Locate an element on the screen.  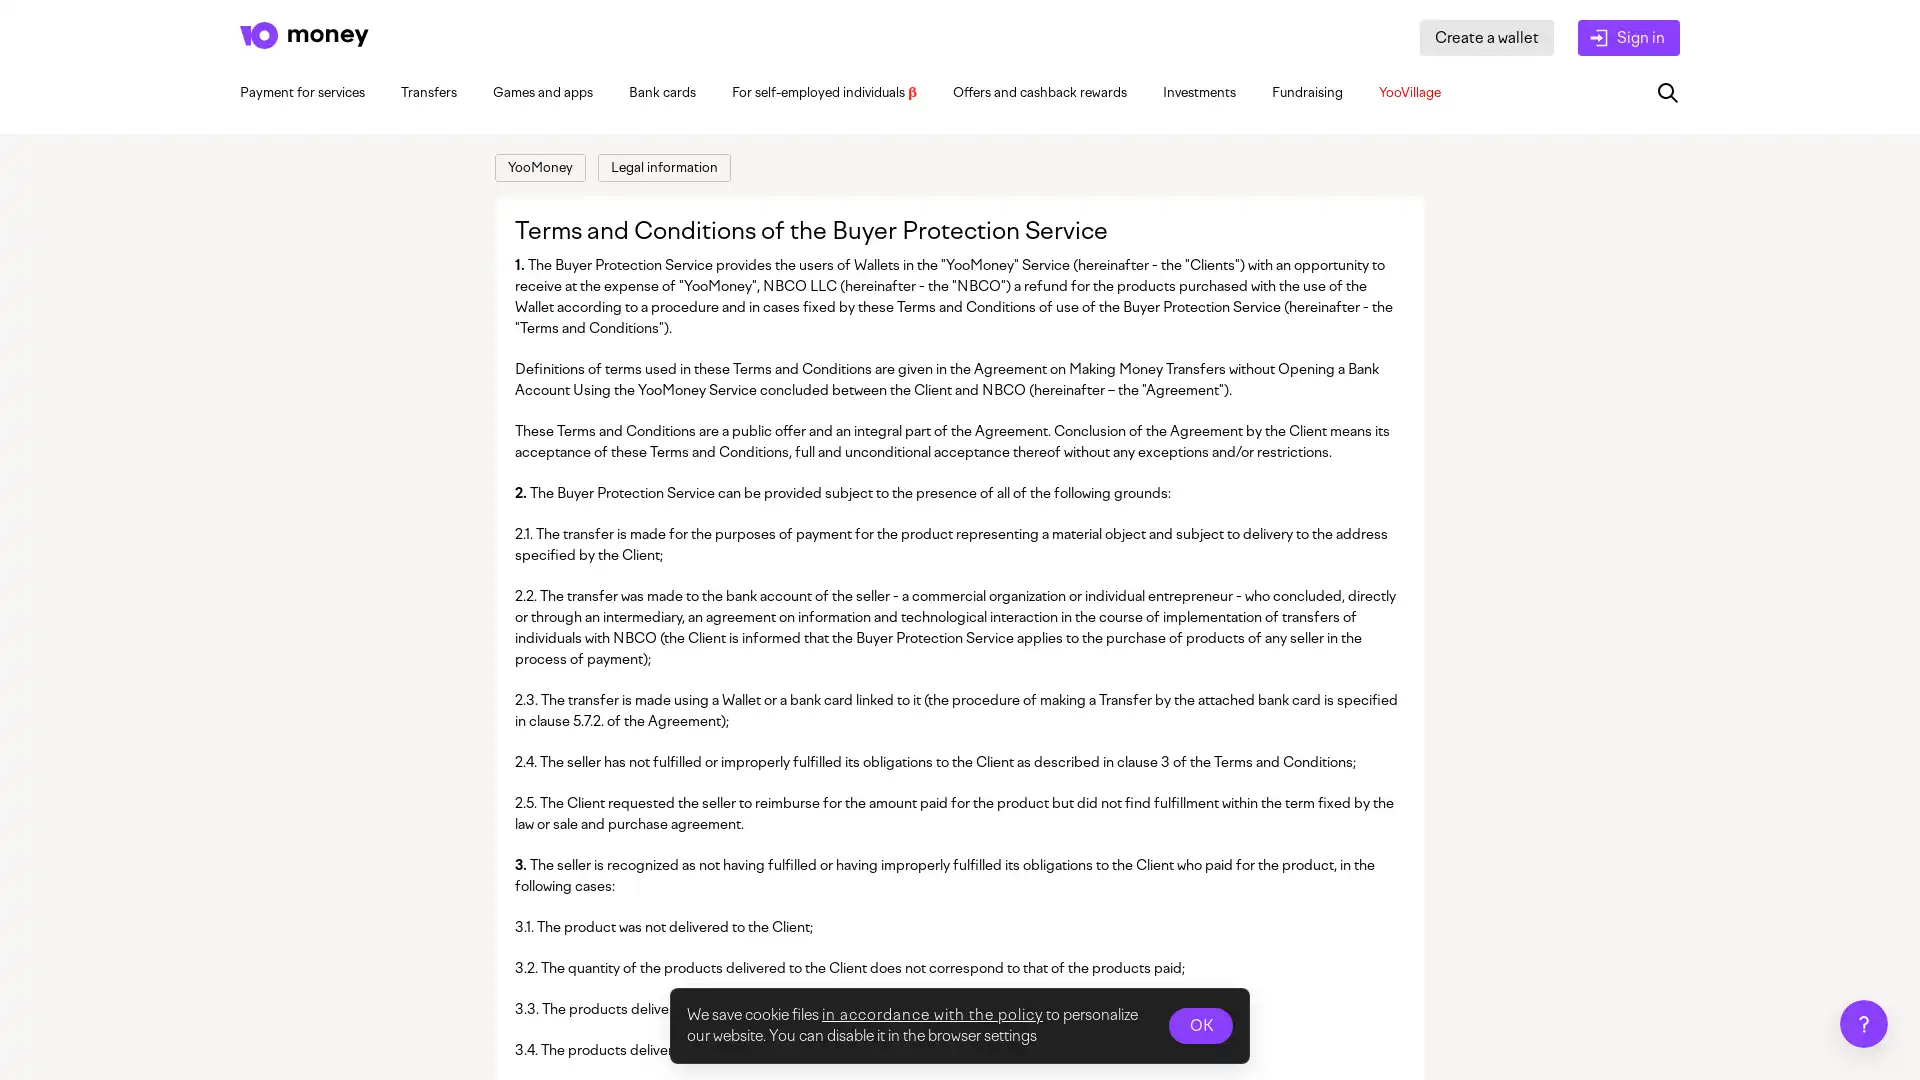
Search button is located at coordinates (1668, 92).